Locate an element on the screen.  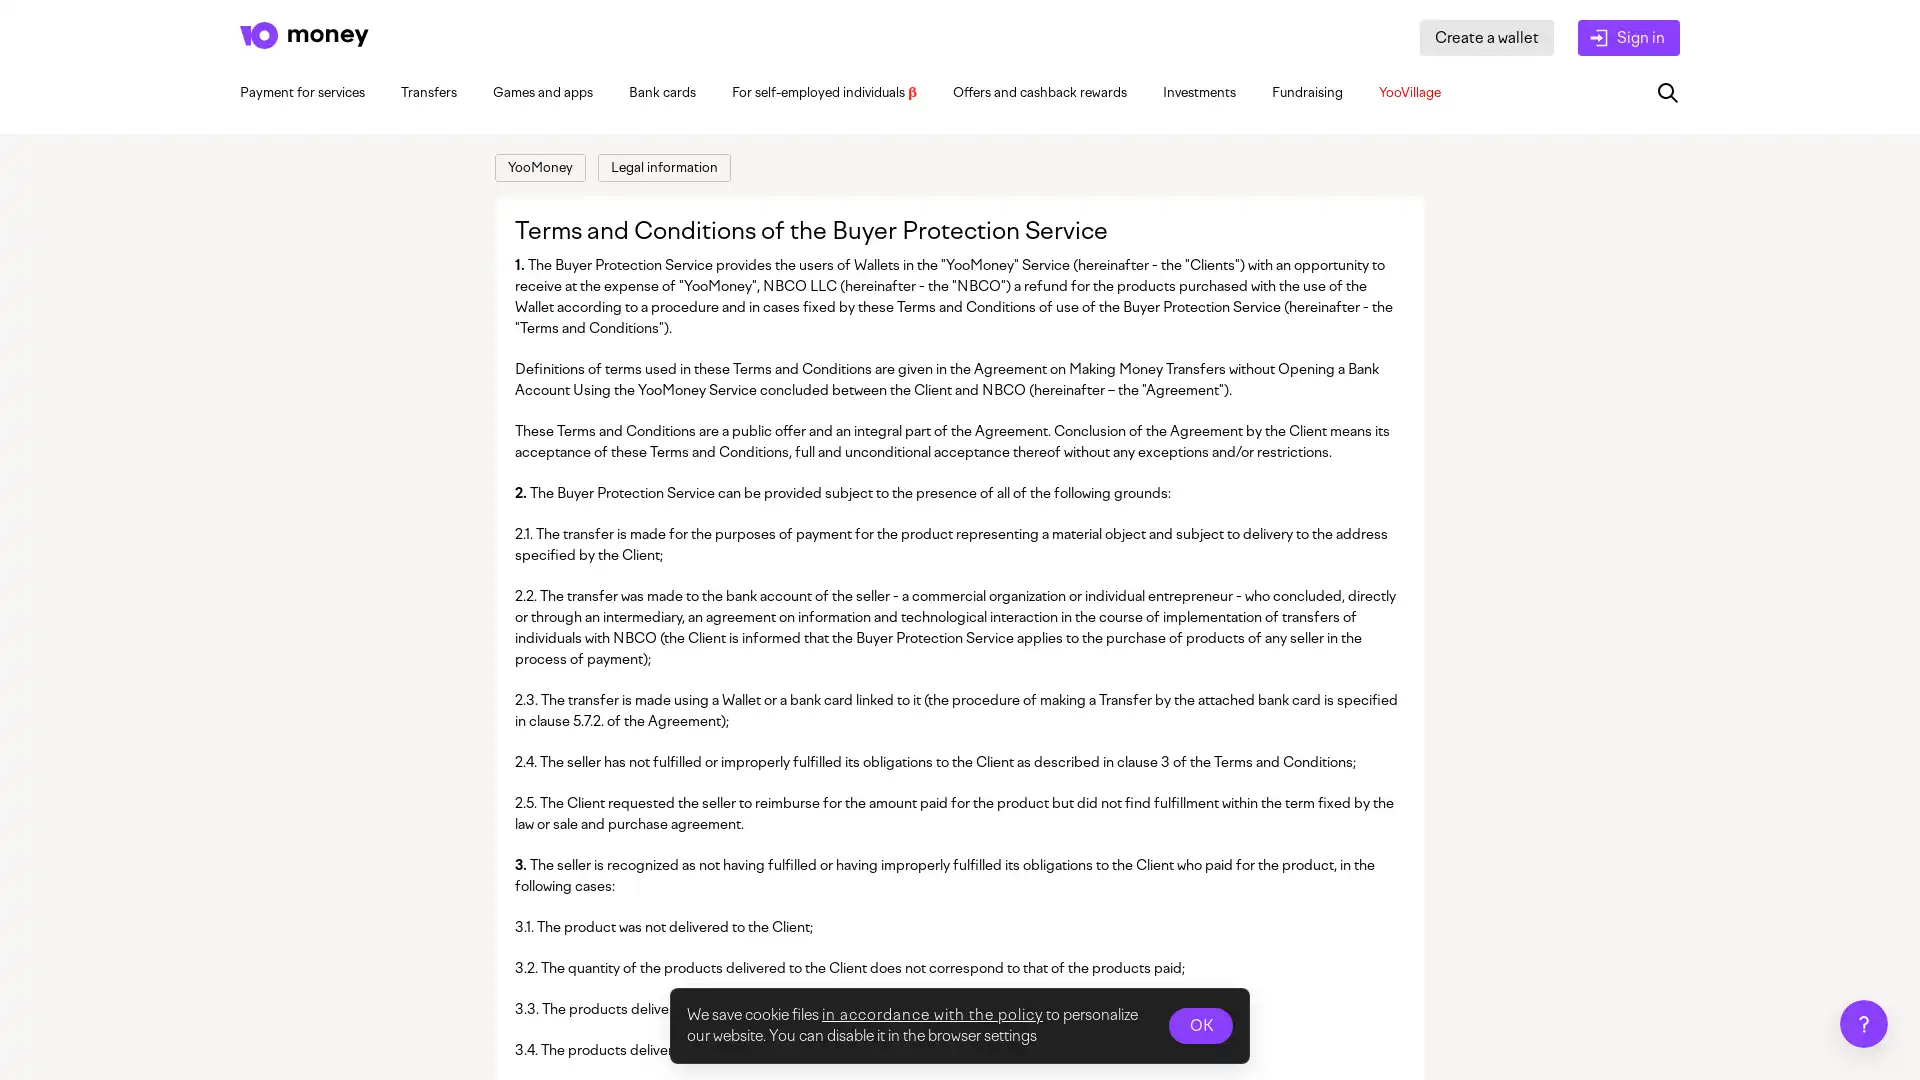
Search button is located at coordinates (1668, 92).